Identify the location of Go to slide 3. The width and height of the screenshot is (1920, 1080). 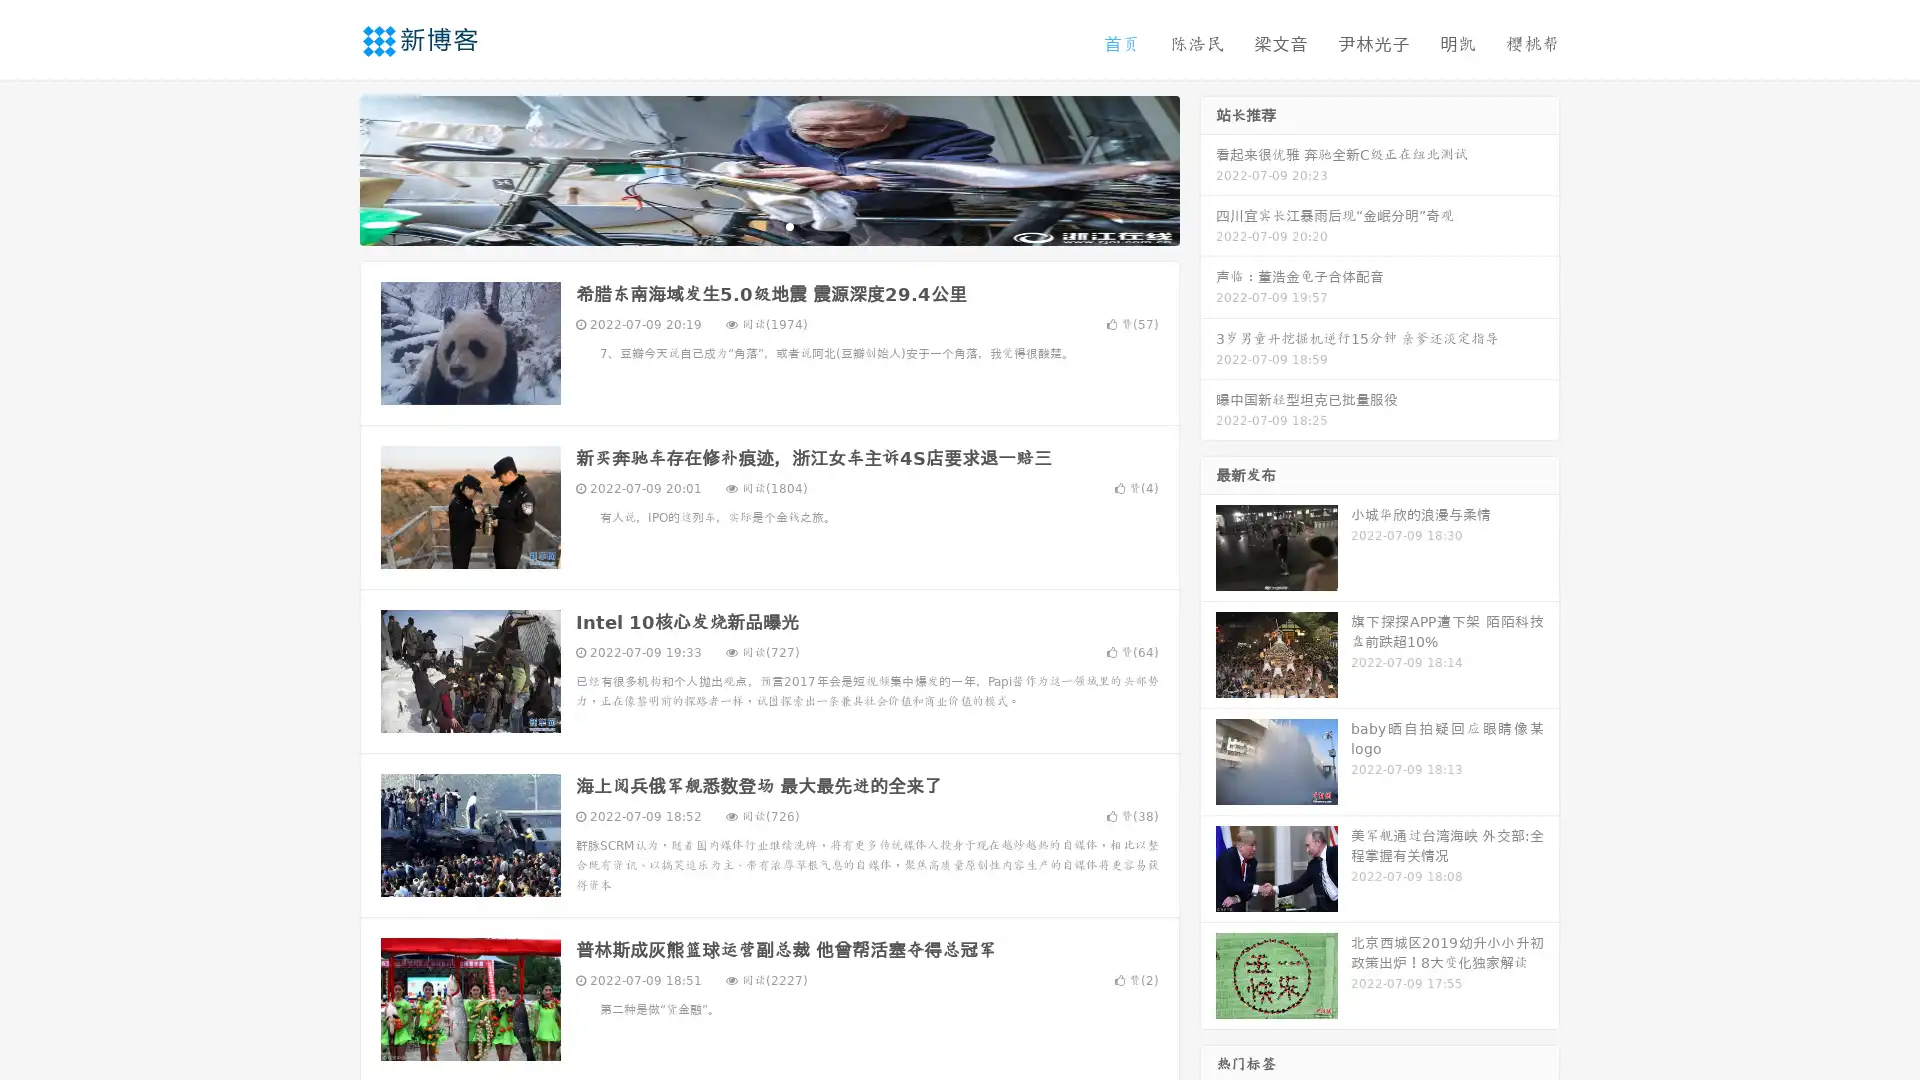
(789, 225).